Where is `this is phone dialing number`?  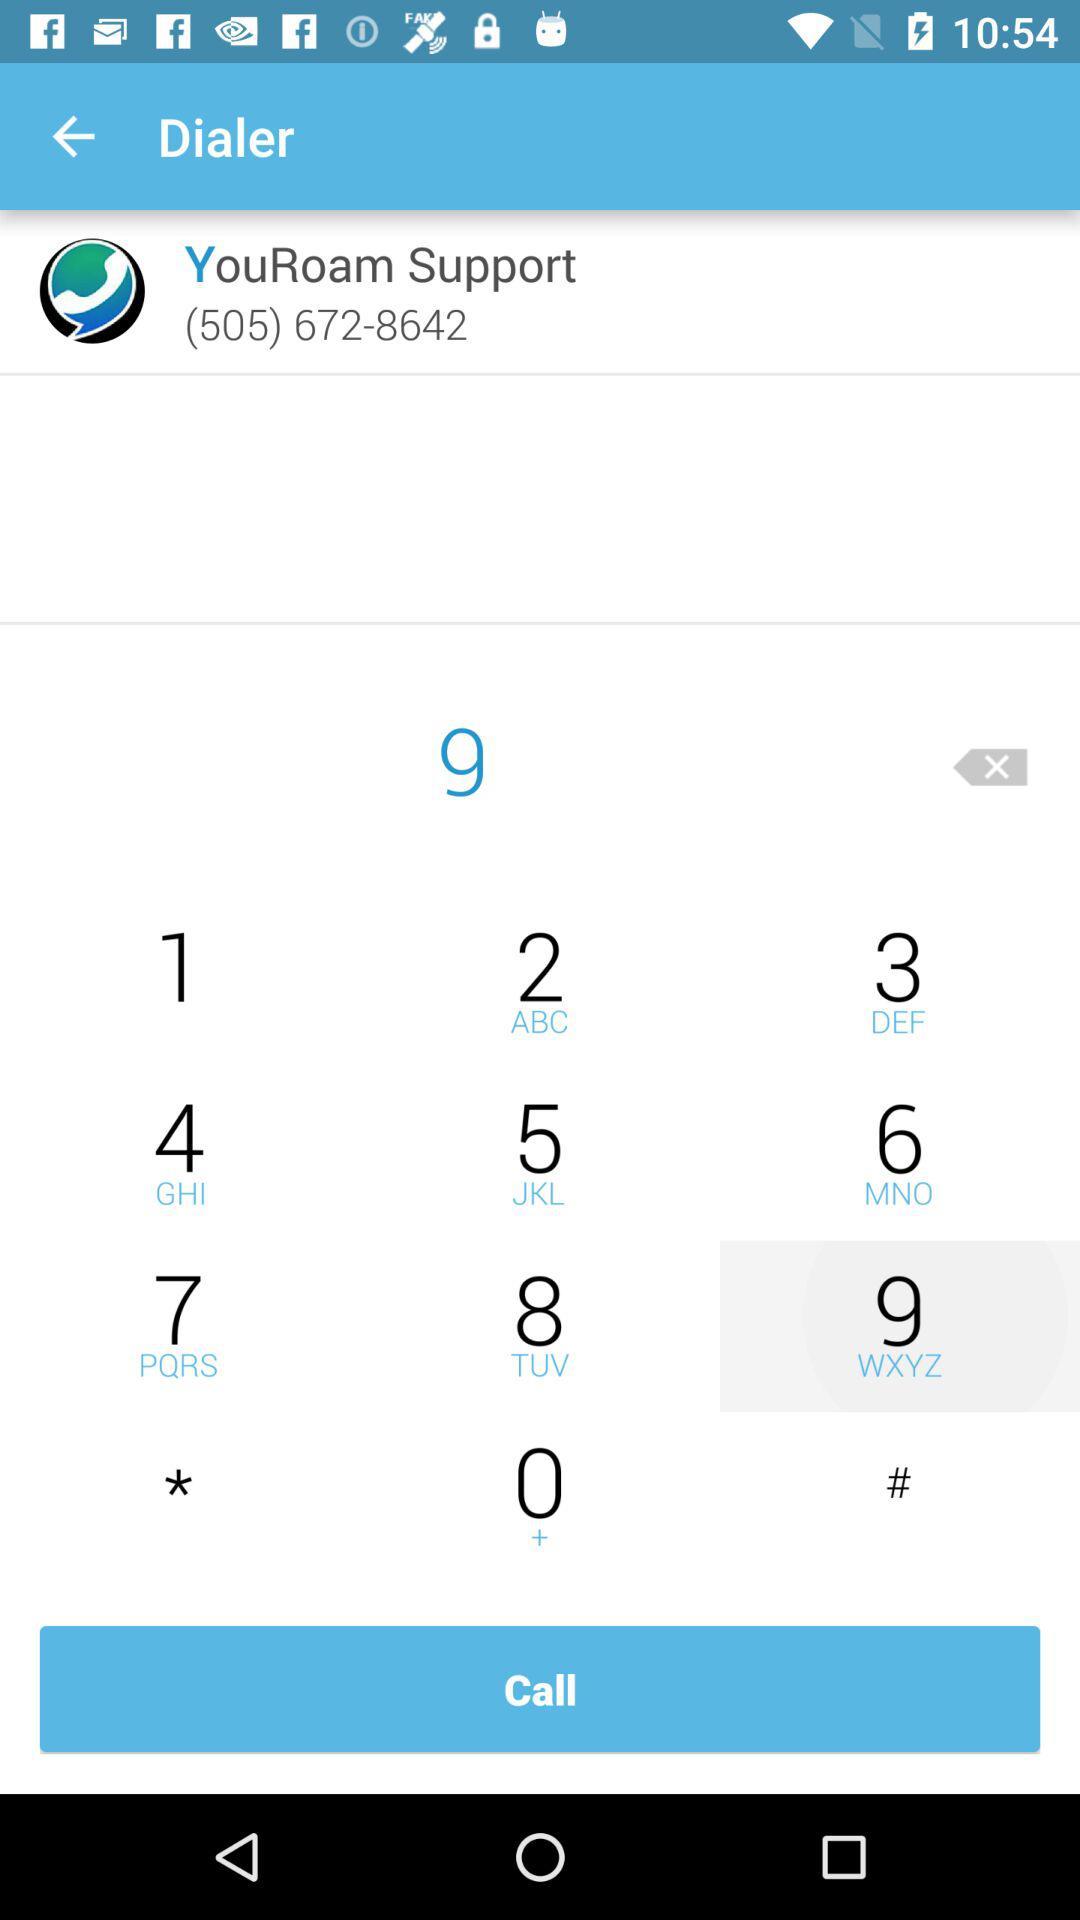
this is phone dialing number is located at coordinates (540, 1326).